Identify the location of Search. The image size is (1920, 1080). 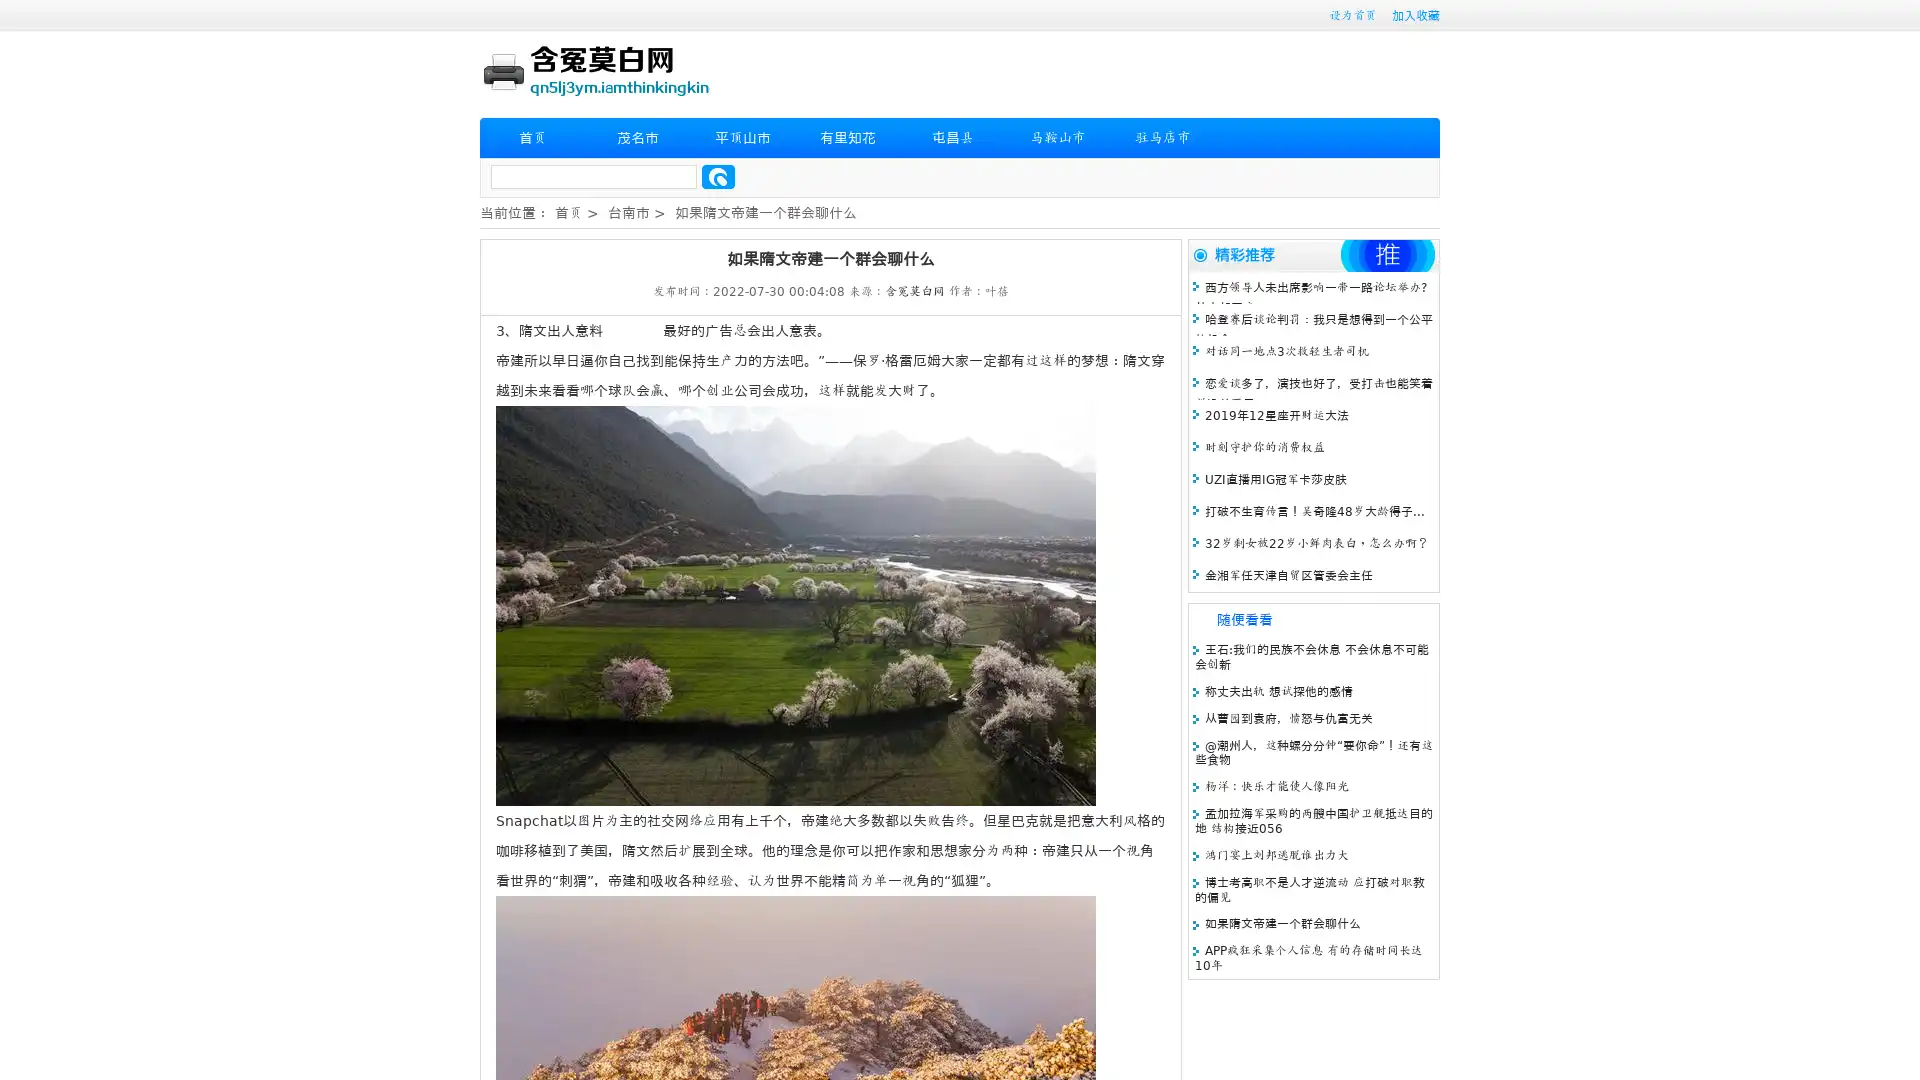
(718, 176).